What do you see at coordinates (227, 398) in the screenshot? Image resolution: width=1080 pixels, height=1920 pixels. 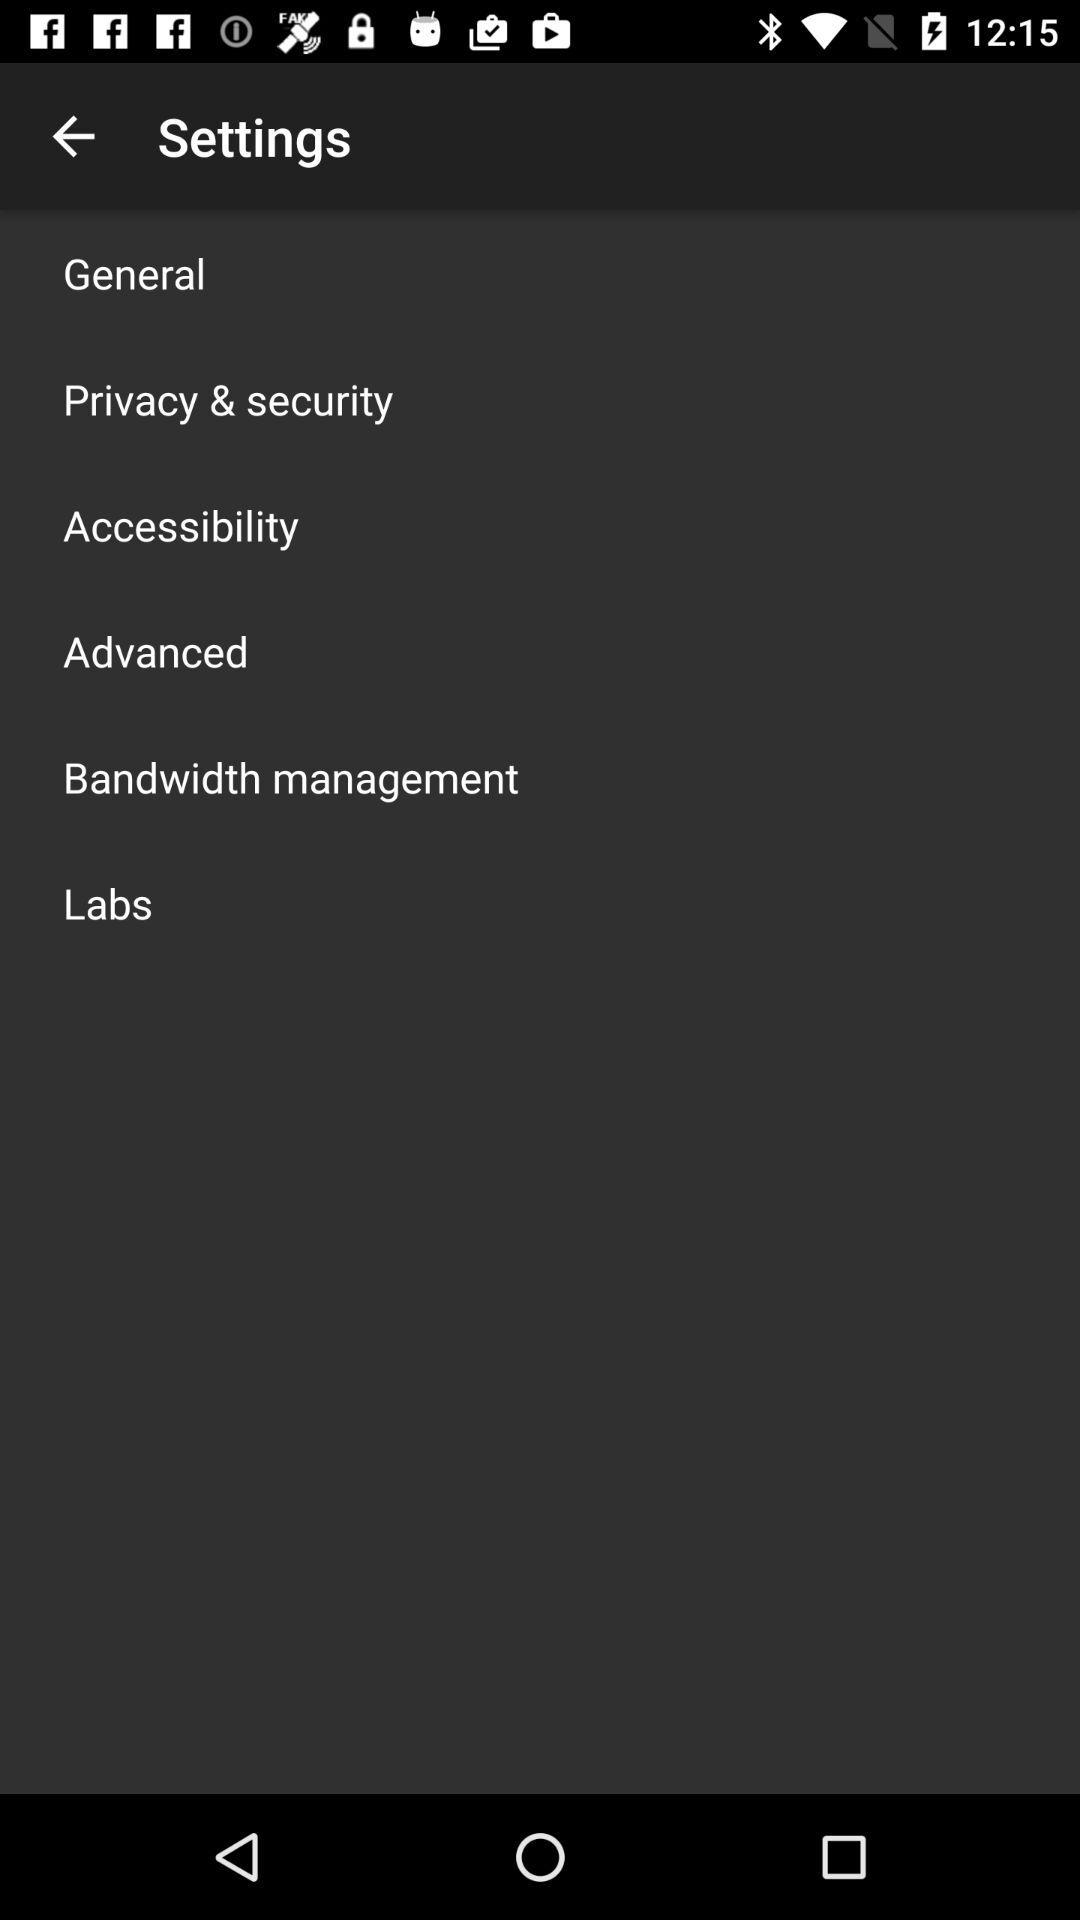 I see `icon below the general` at bounding box center [227, 398].